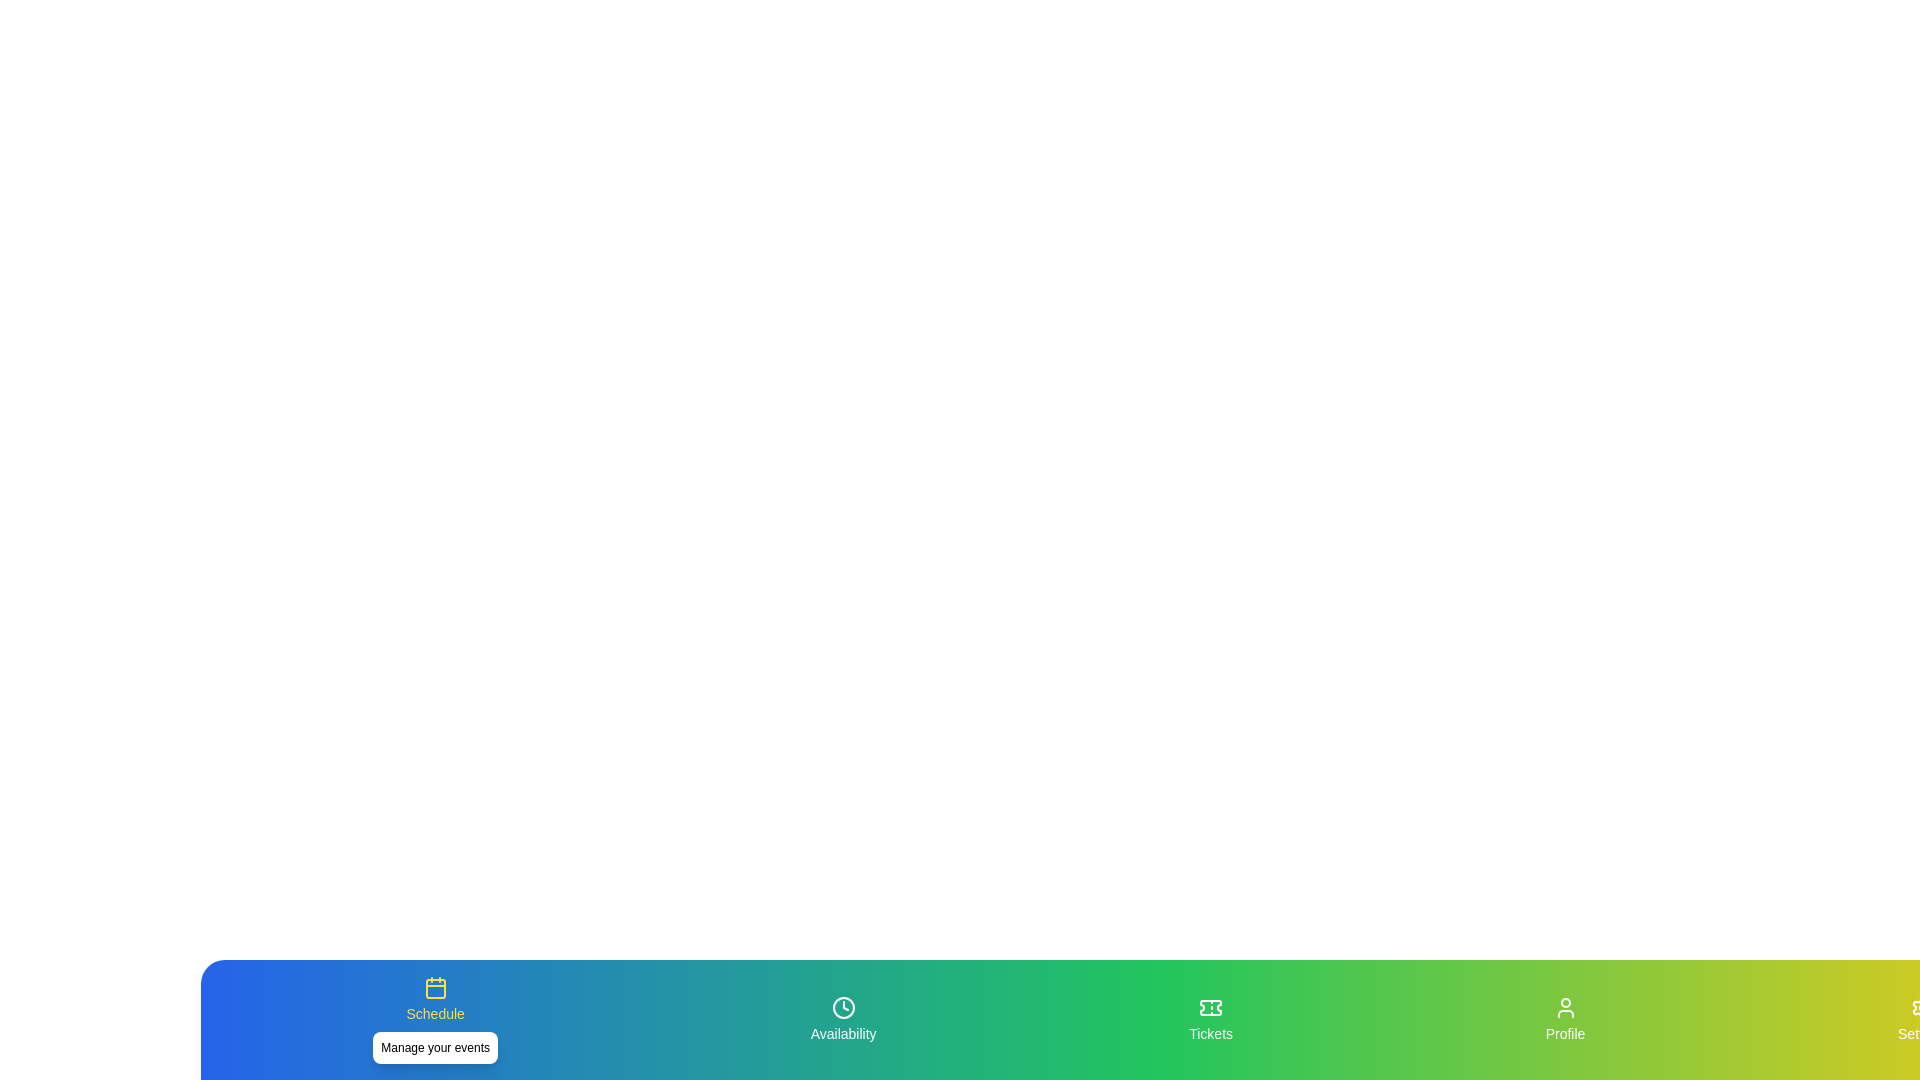  I want to click on the Availability tab by clicking on its corresponding area, so click(843, 1019).